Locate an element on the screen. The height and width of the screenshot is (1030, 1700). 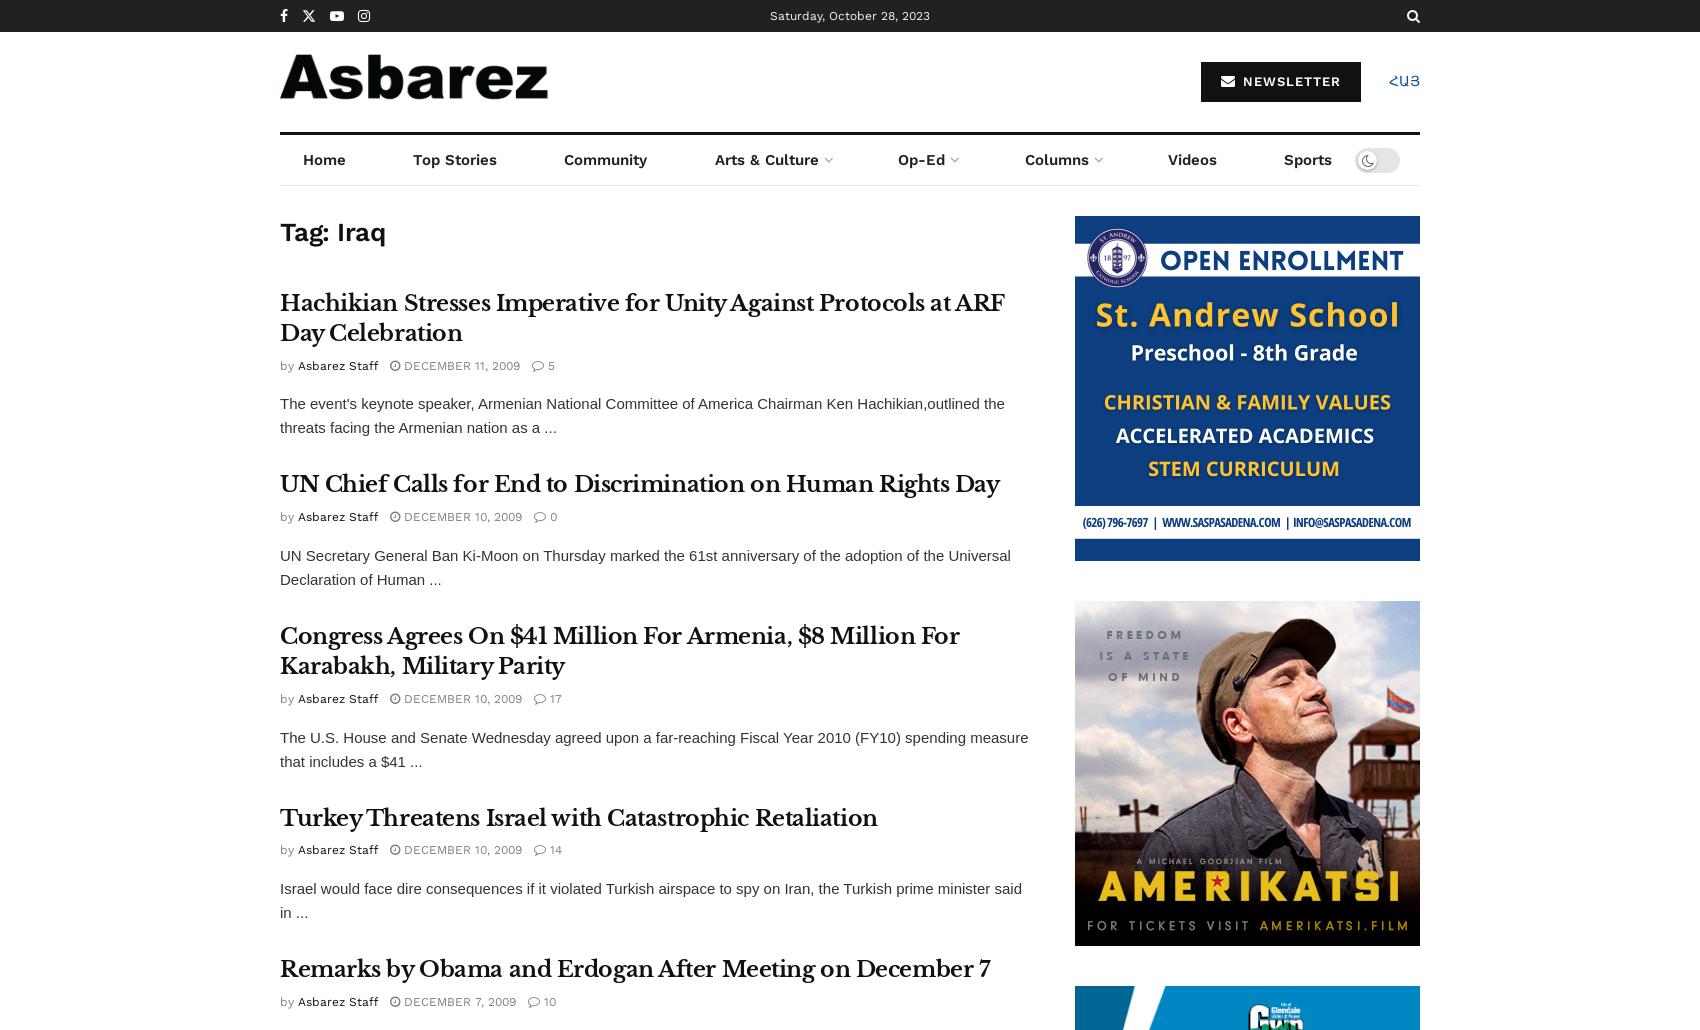
'10' is located at coordinates (547, 999).